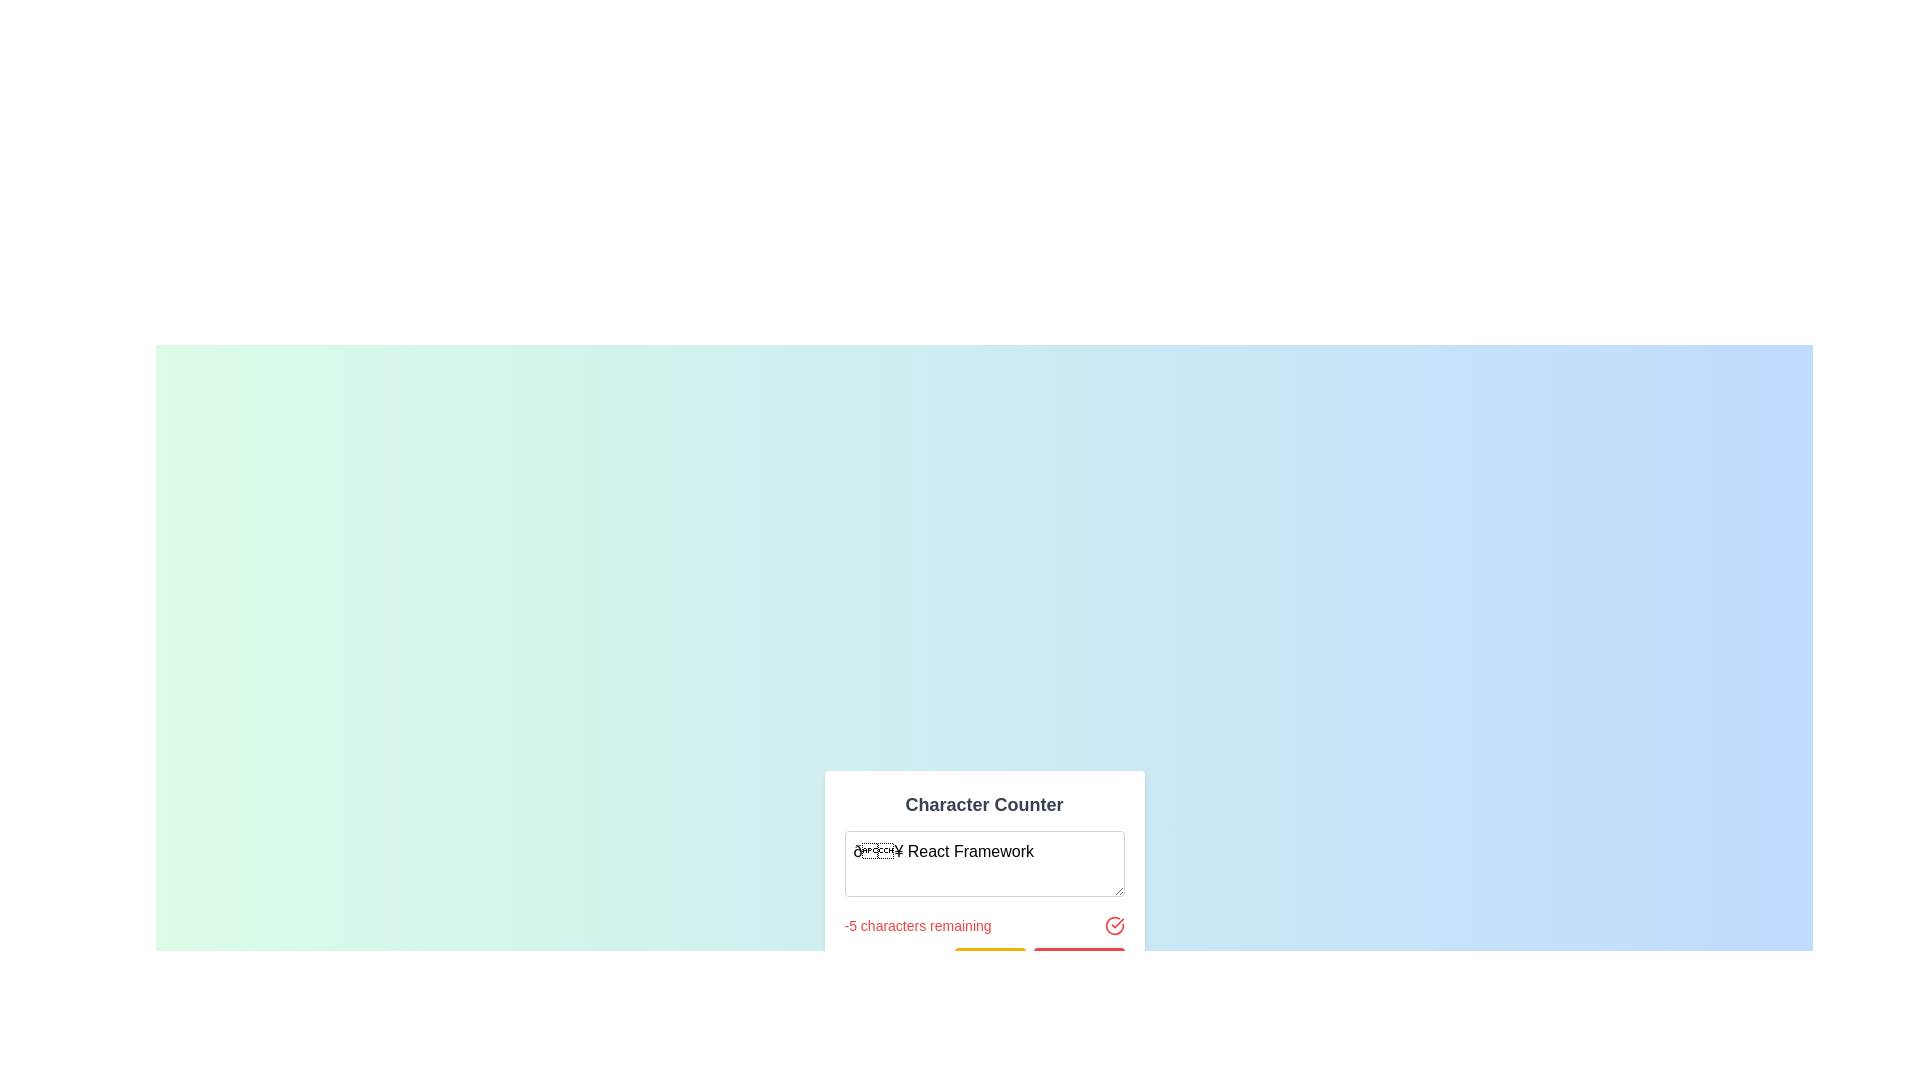 The height and width of the screenshot is (1080, 1920). What do you see at coordinates (990, 962) in the screenshot?
I see `the 'Edit' button located in the lower section of the interface` at bounding box center [990, 962].